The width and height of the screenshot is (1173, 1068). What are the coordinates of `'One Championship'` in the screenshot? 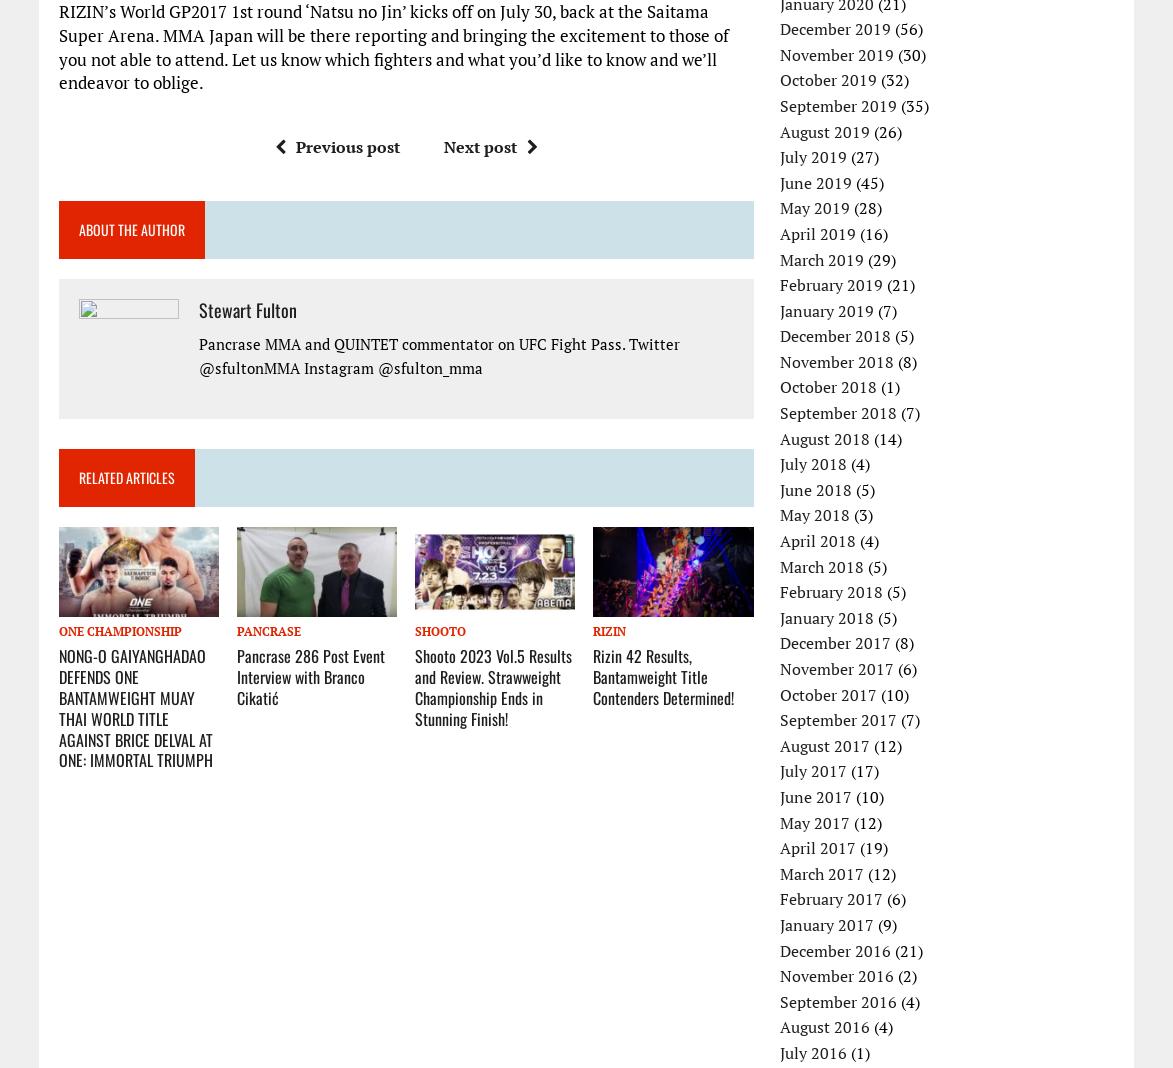 It's located at (119, 630).